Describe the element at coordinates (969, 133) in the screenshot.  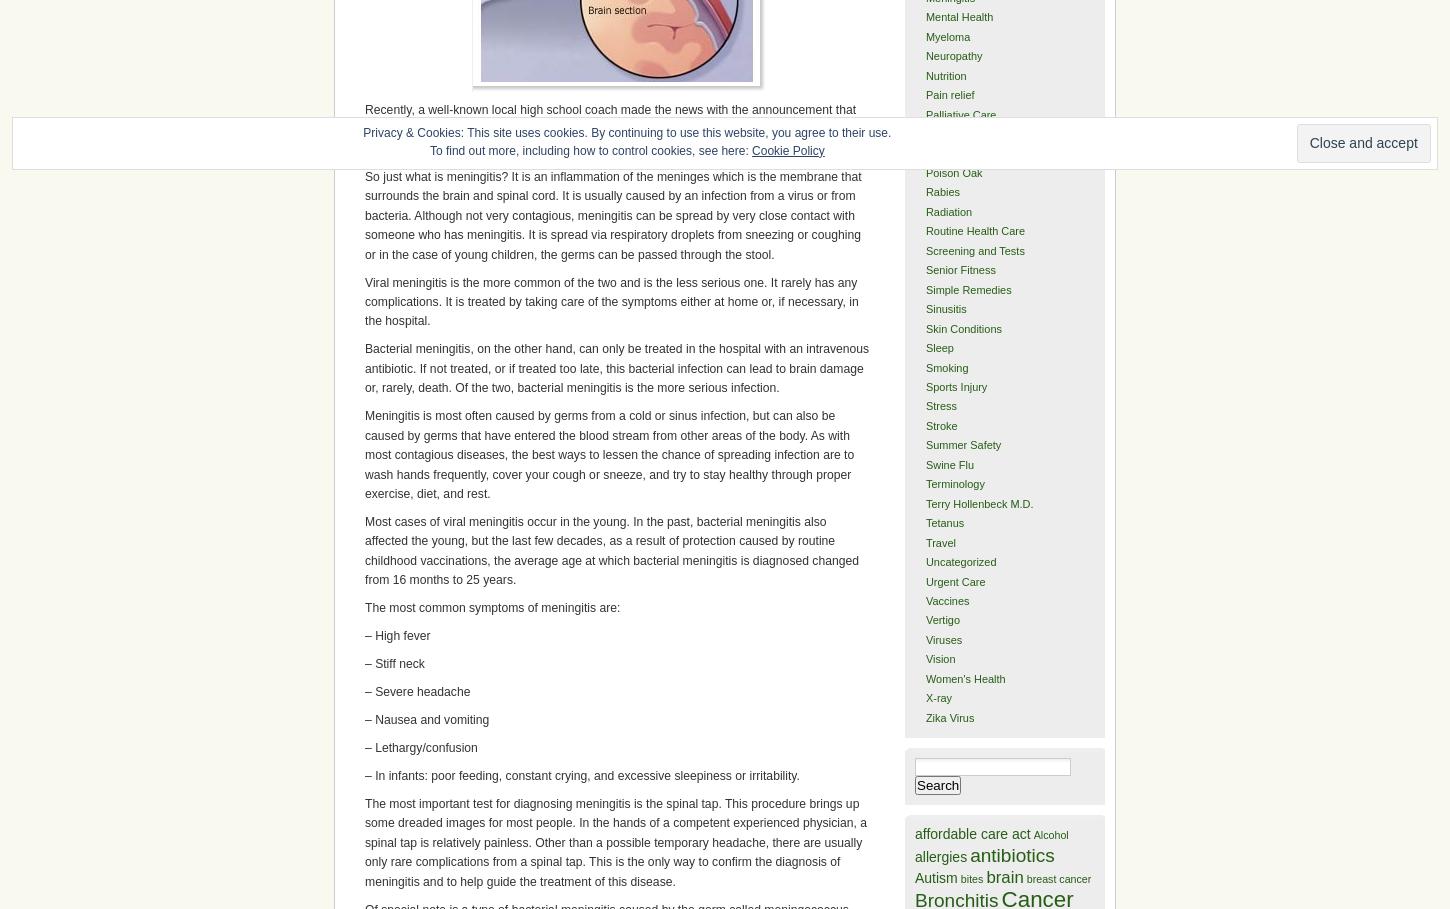
I see `'Physician Lineage'` at that location.